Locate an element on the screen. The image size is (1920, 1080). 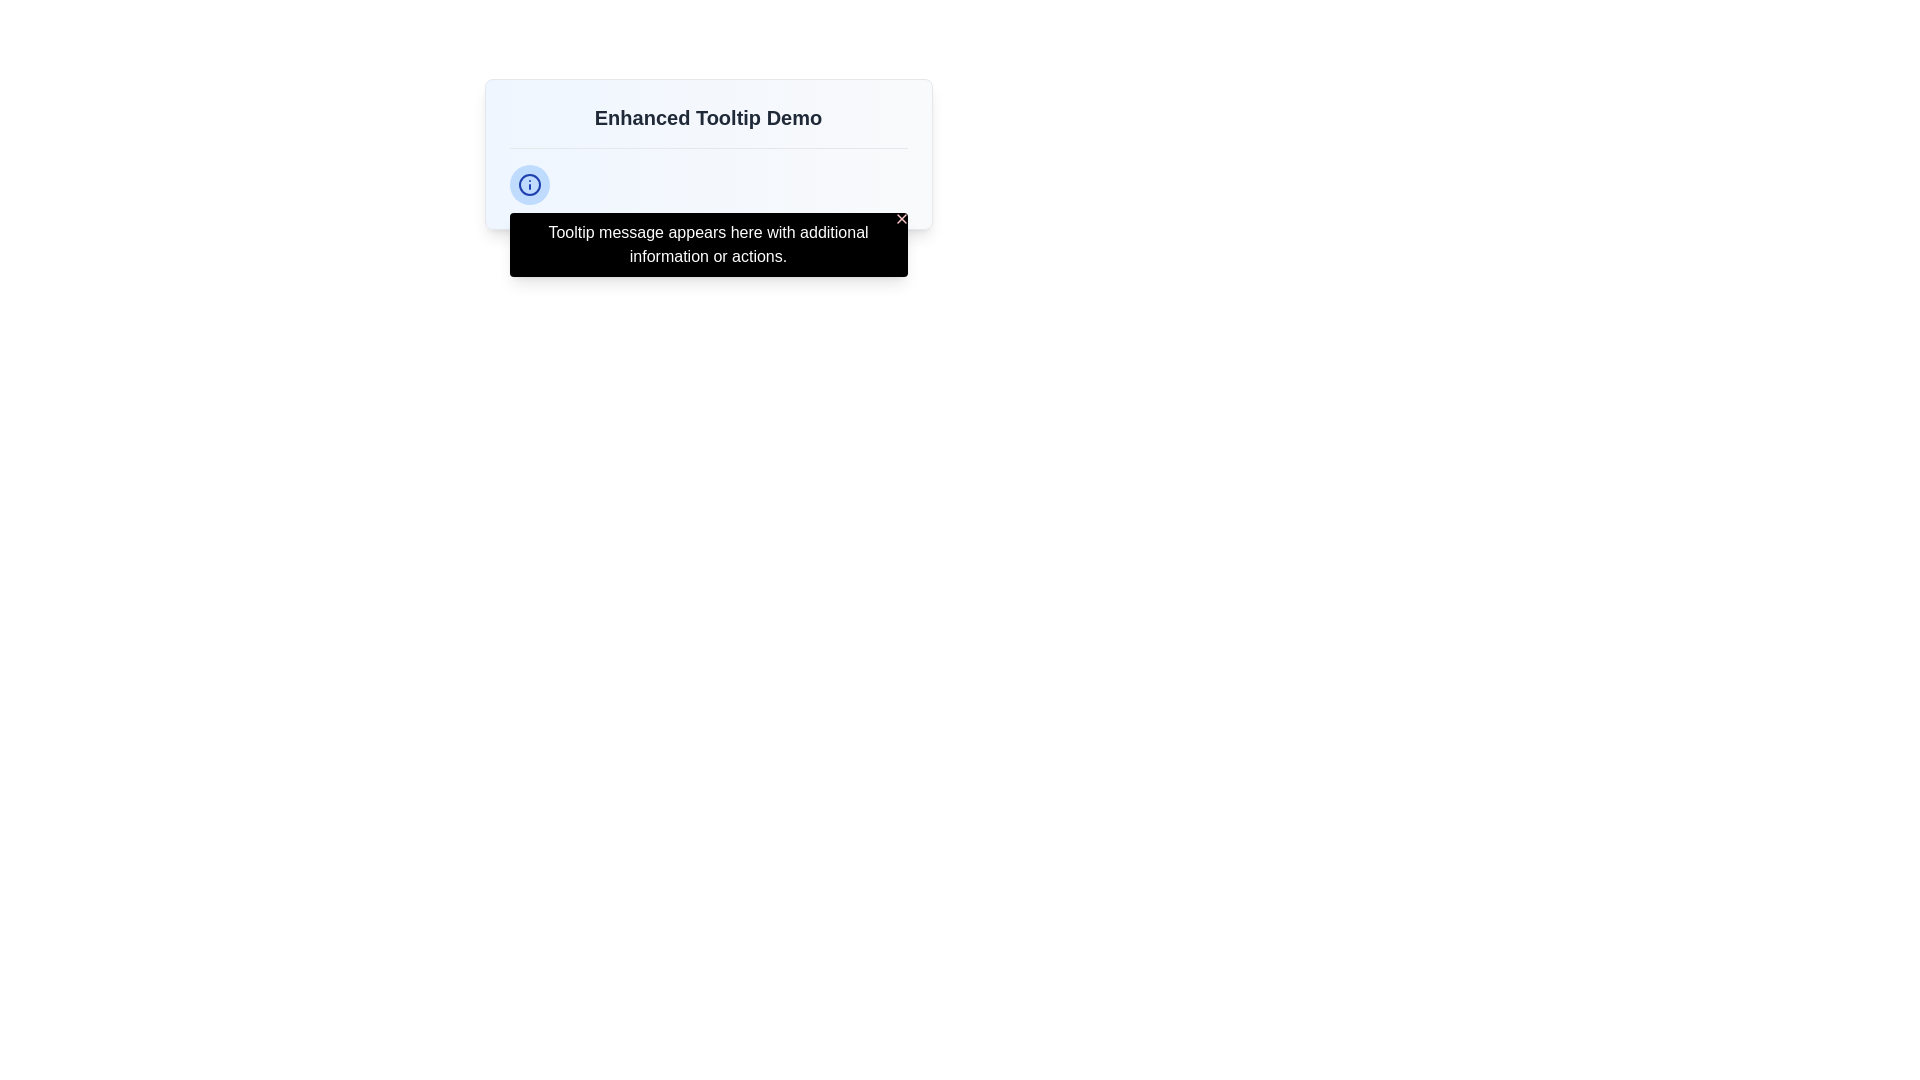
the small red 'X' icon button located at the top-right corner of the tooltip titled 'Enhanced Tooltip Demo' is located at coordinates (900, 219).